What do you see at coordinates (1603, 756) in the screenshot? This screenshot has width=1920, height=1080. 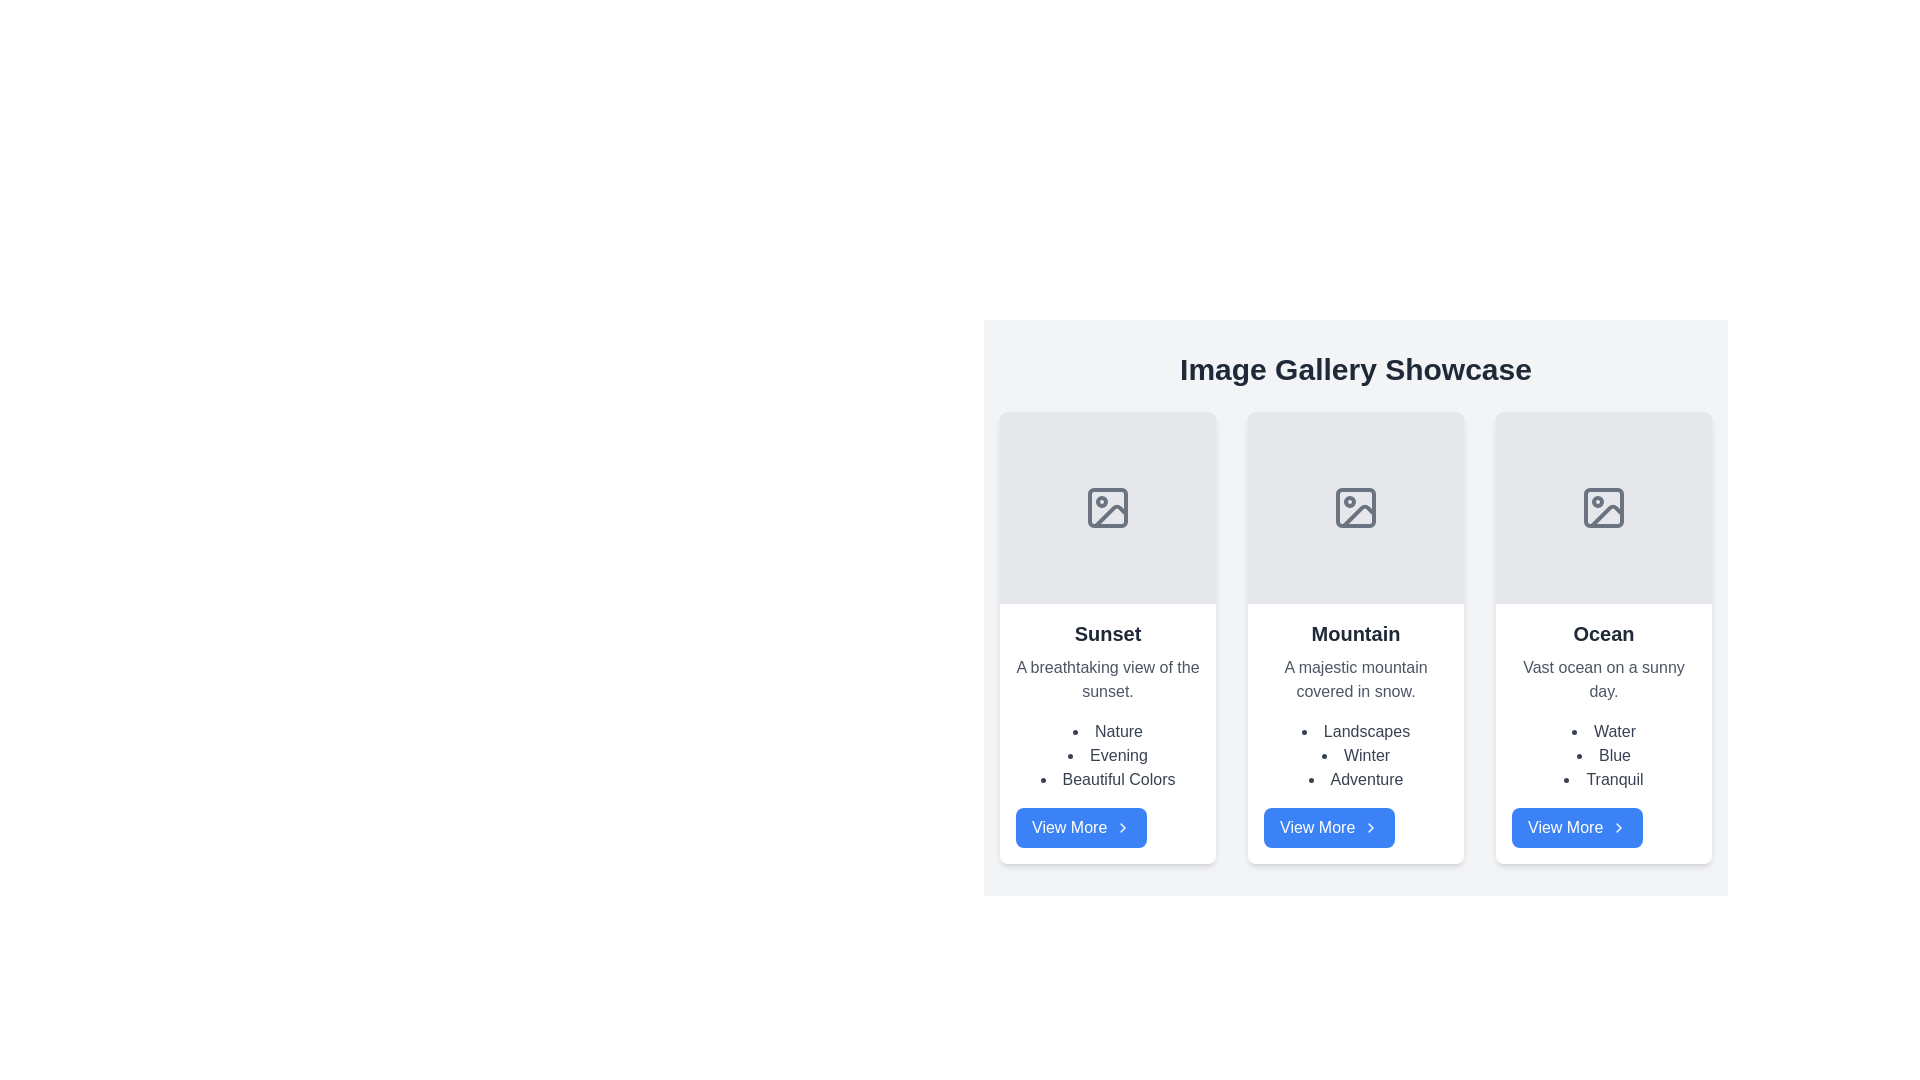 I see `the text label 'Blue', which is the second item in the bulleted list under the 'Ocean' card, located to the right in the layout` at bounding box center [1603, 756].